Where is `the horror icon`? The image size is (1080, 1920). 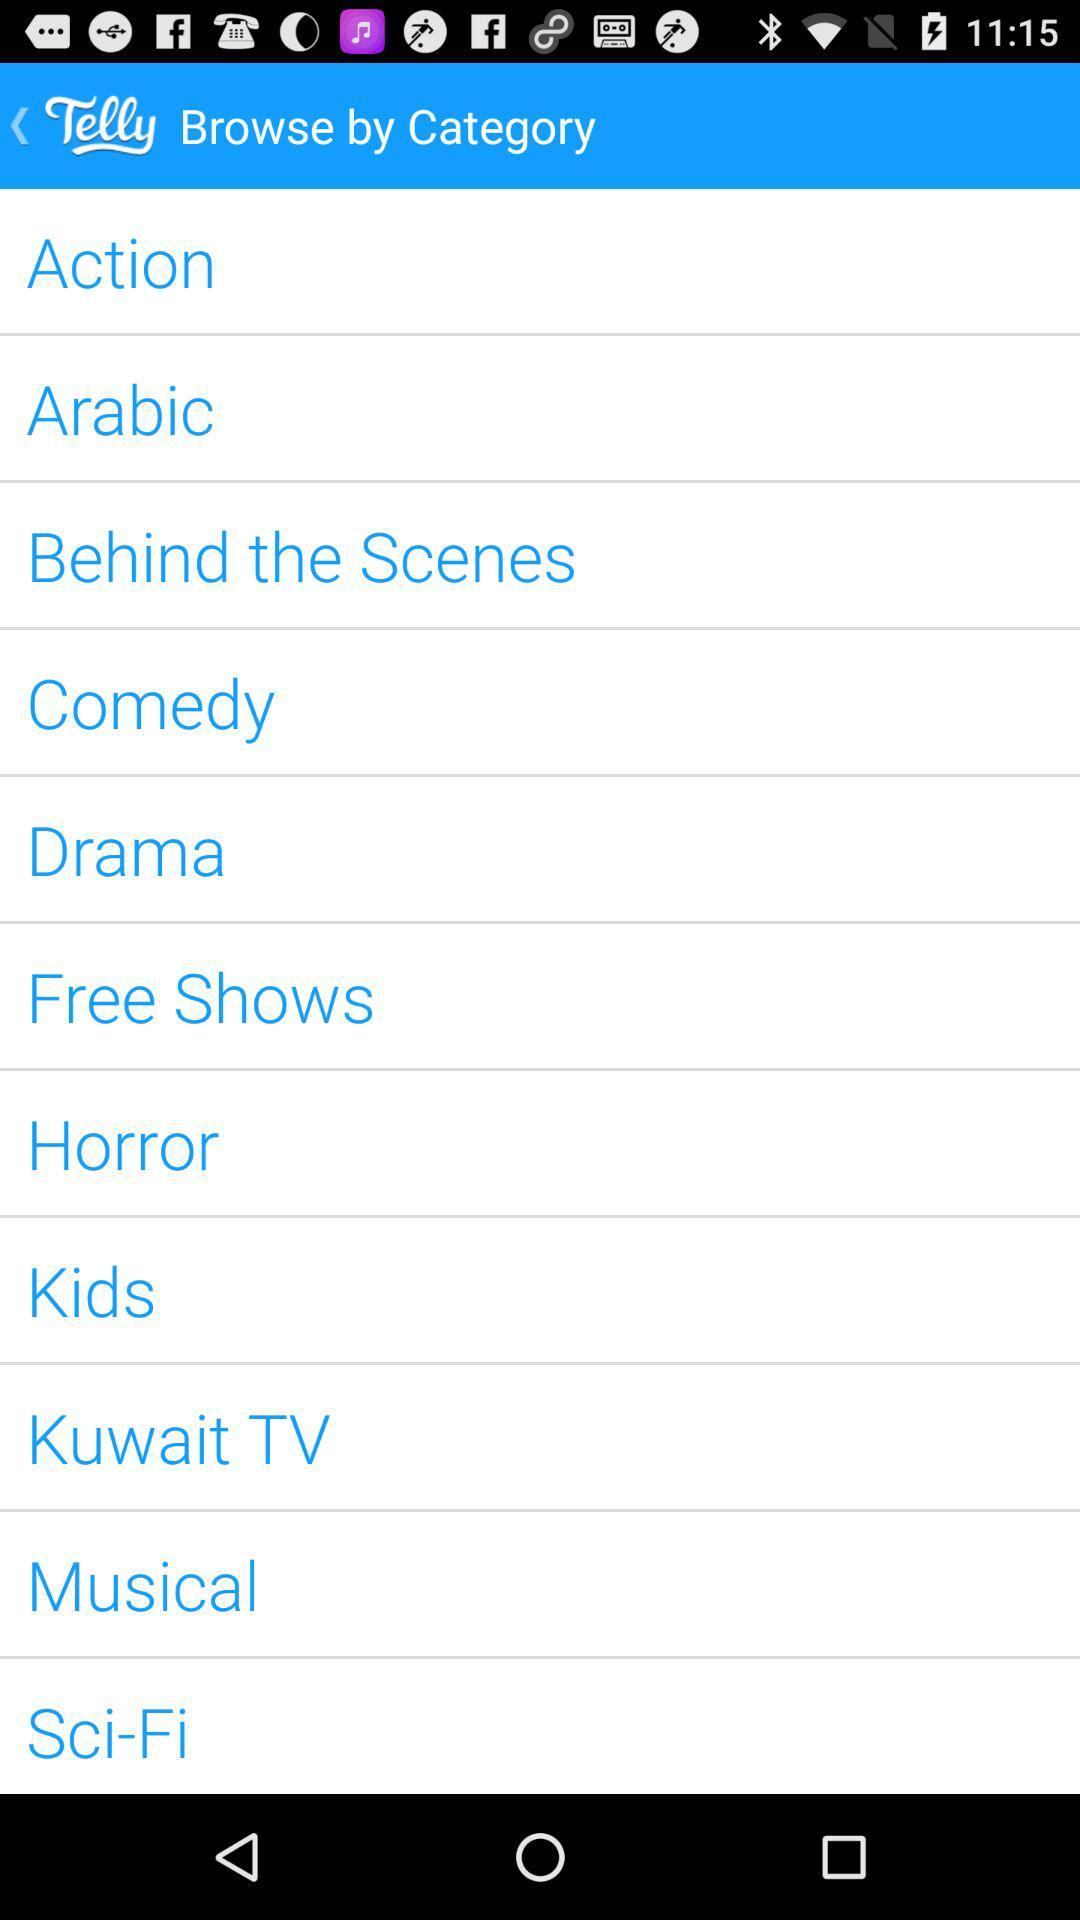 the horror icon is located at coordinates (540, 1142).